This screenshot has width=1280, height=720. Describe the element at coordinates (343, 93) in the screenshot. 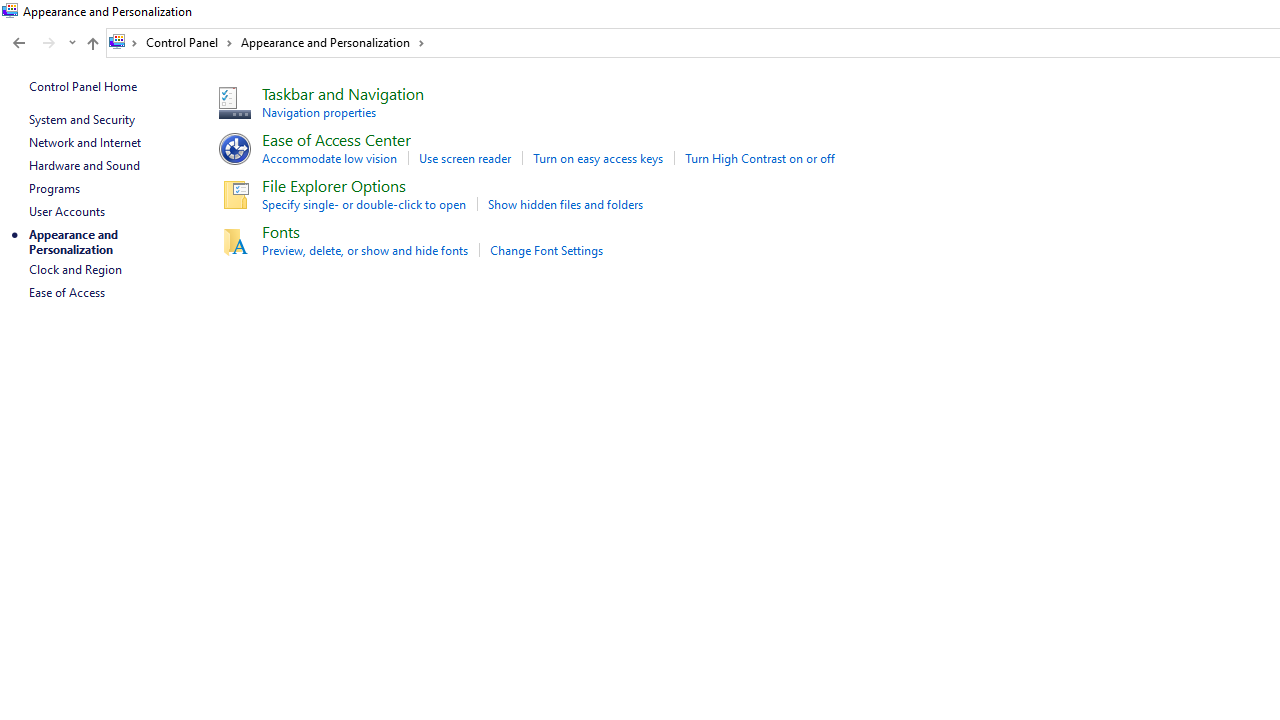

I see `'Taskbar and Navigation'` at that location.